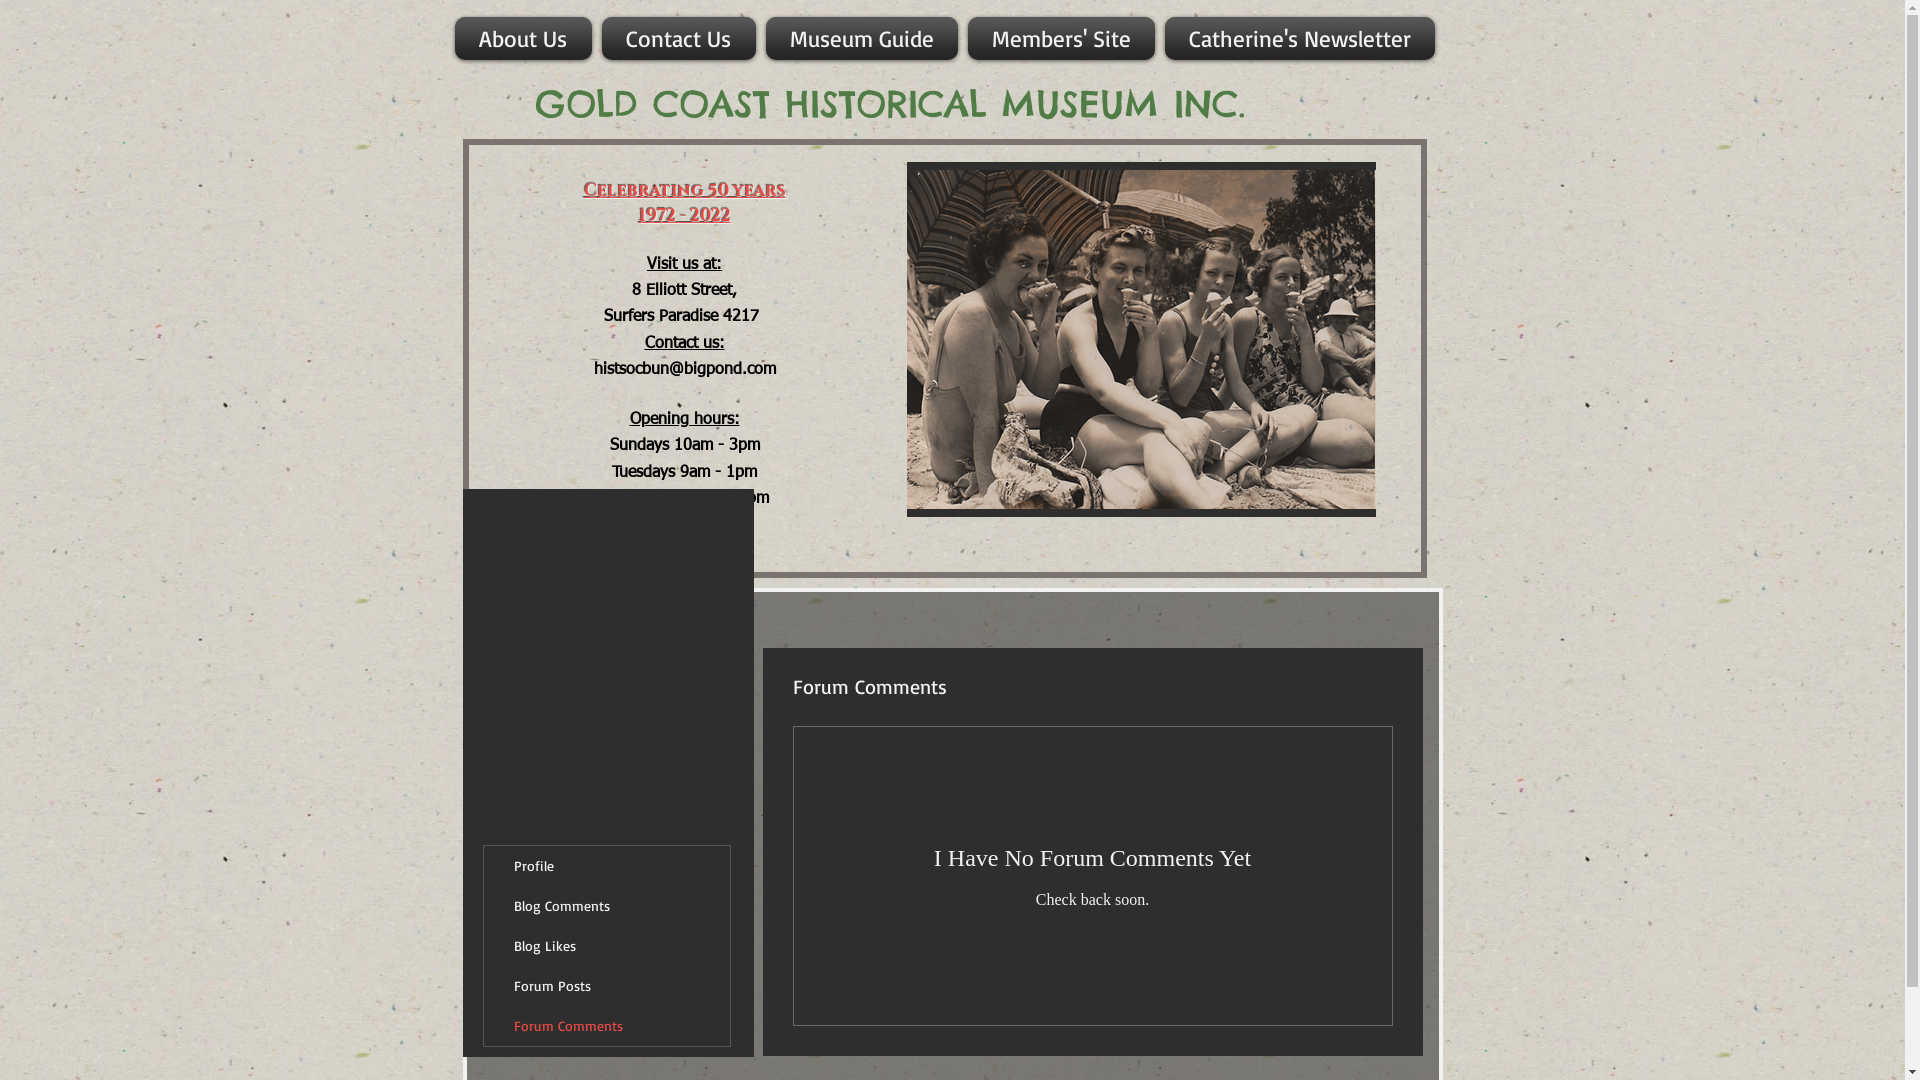 This screenshot has width=1920, height=1080. Describe the element at coordinates (605, 1026) in the screenshot. I see `'Forum Comments'` at that location.